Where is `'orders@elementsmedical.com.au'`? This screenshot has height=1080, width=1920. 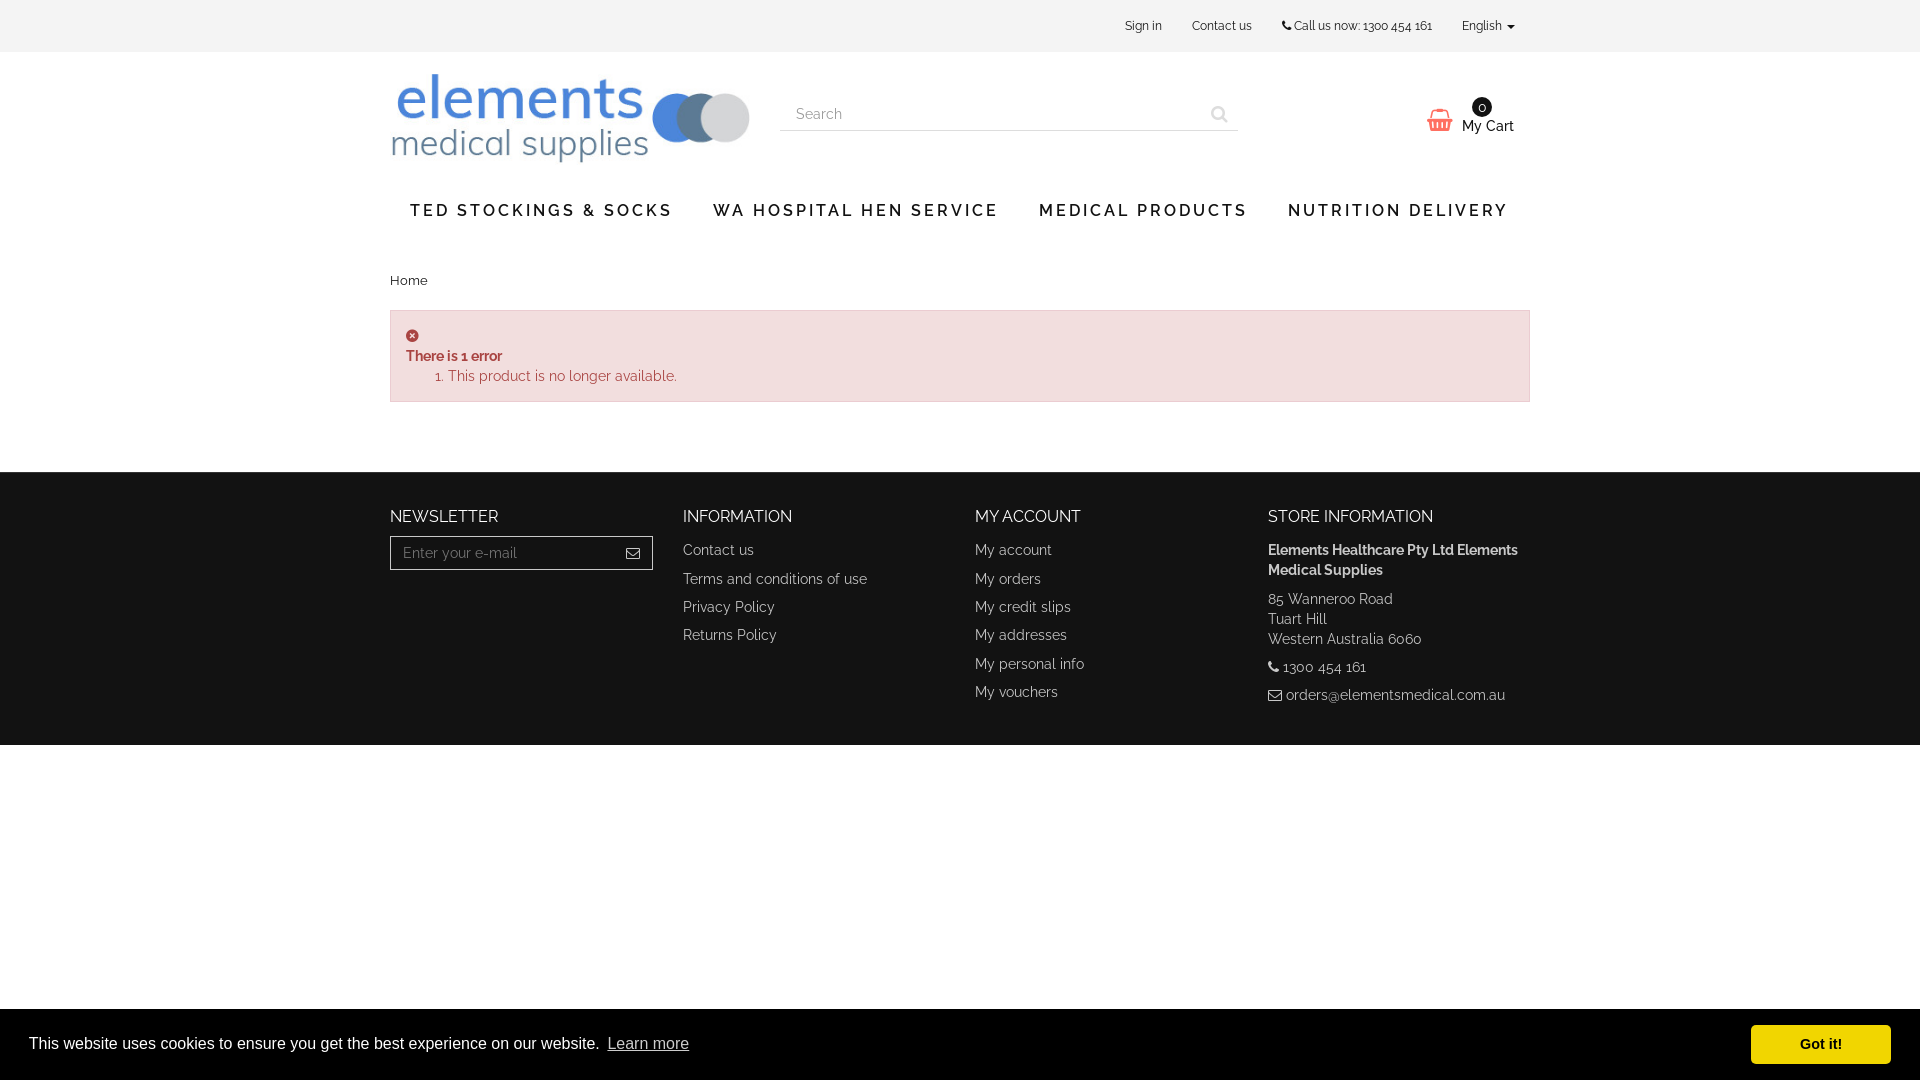
'orders@elementsmedical.com.au' is located at coordinates (1394, 693).